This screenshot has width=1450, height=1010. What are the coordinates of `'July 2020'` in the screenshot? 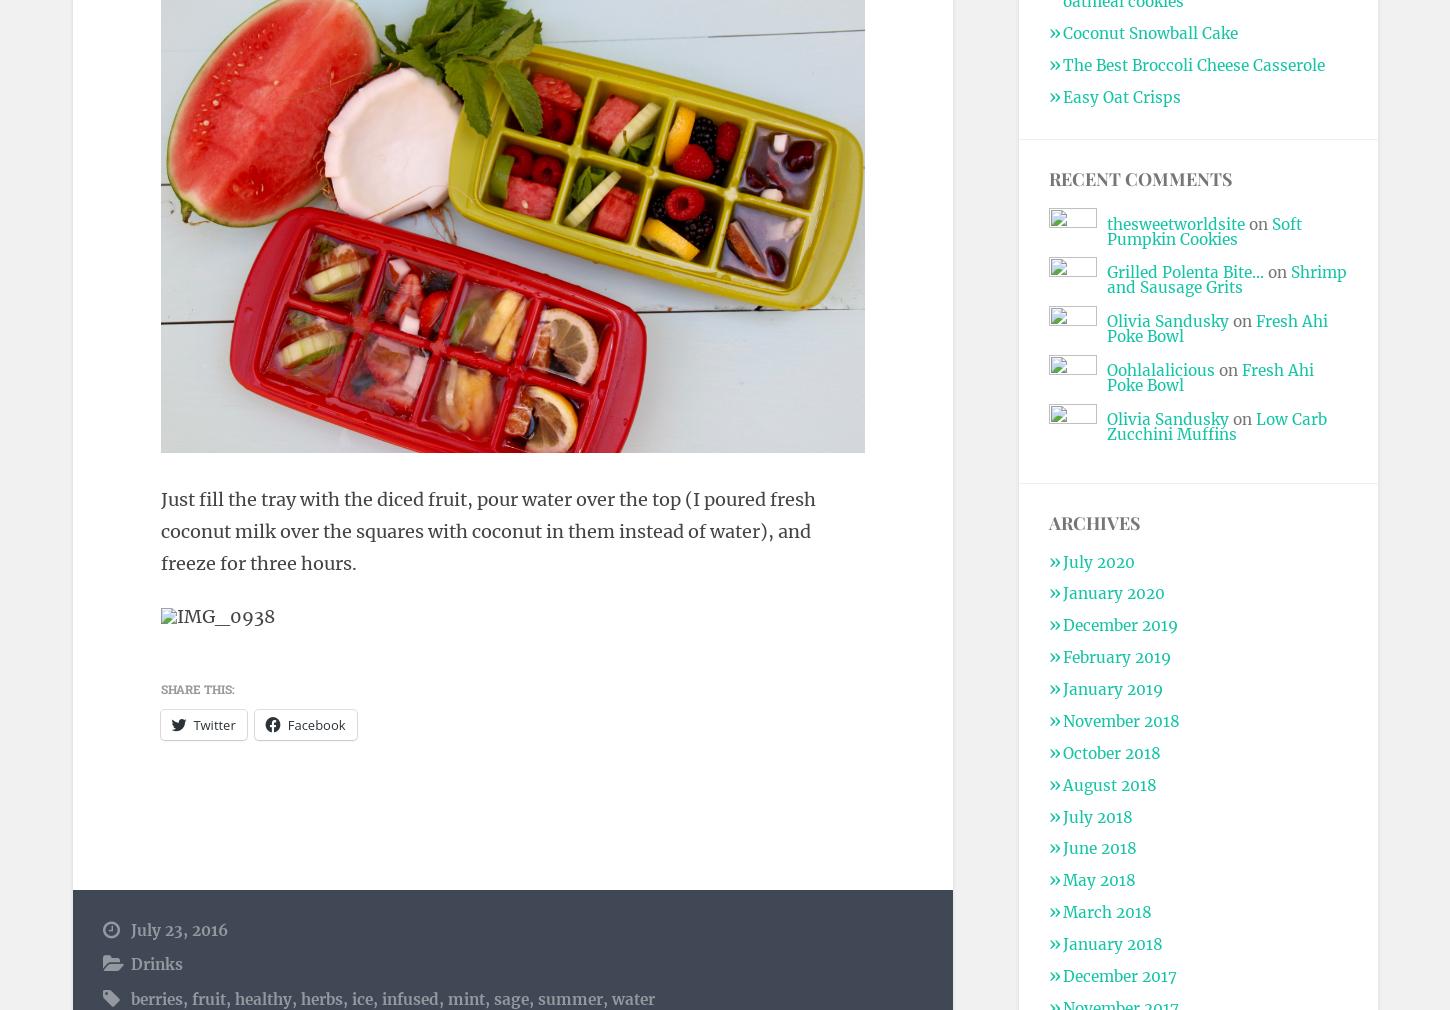 It's located at (1061, 560).